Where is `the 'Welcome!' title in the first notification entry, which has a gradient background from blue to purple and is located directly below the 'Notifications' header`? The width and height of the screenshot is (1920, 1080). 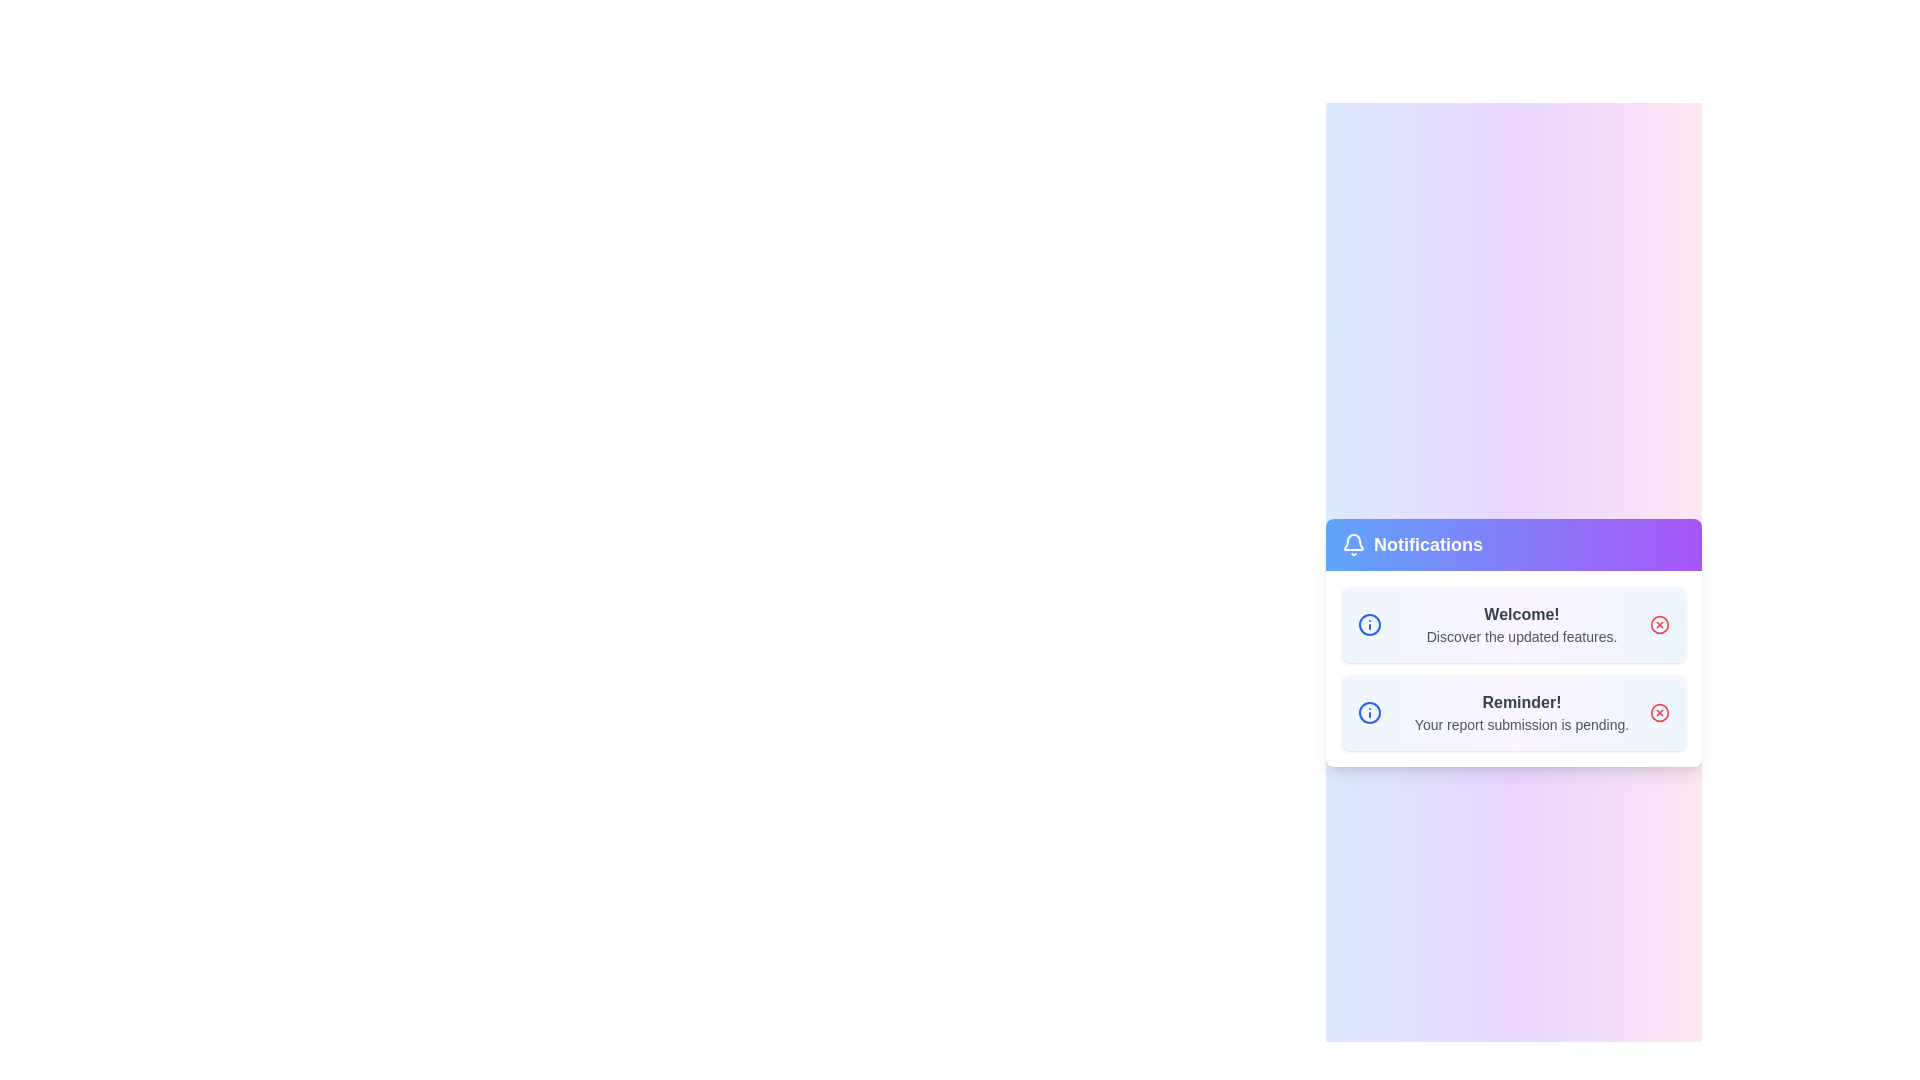 the 'Welcome!' title in the first notification entry, which has a gradient background from blue to purple and is located directly below the 'Notifications' header is located at coordinates (1513, 623).